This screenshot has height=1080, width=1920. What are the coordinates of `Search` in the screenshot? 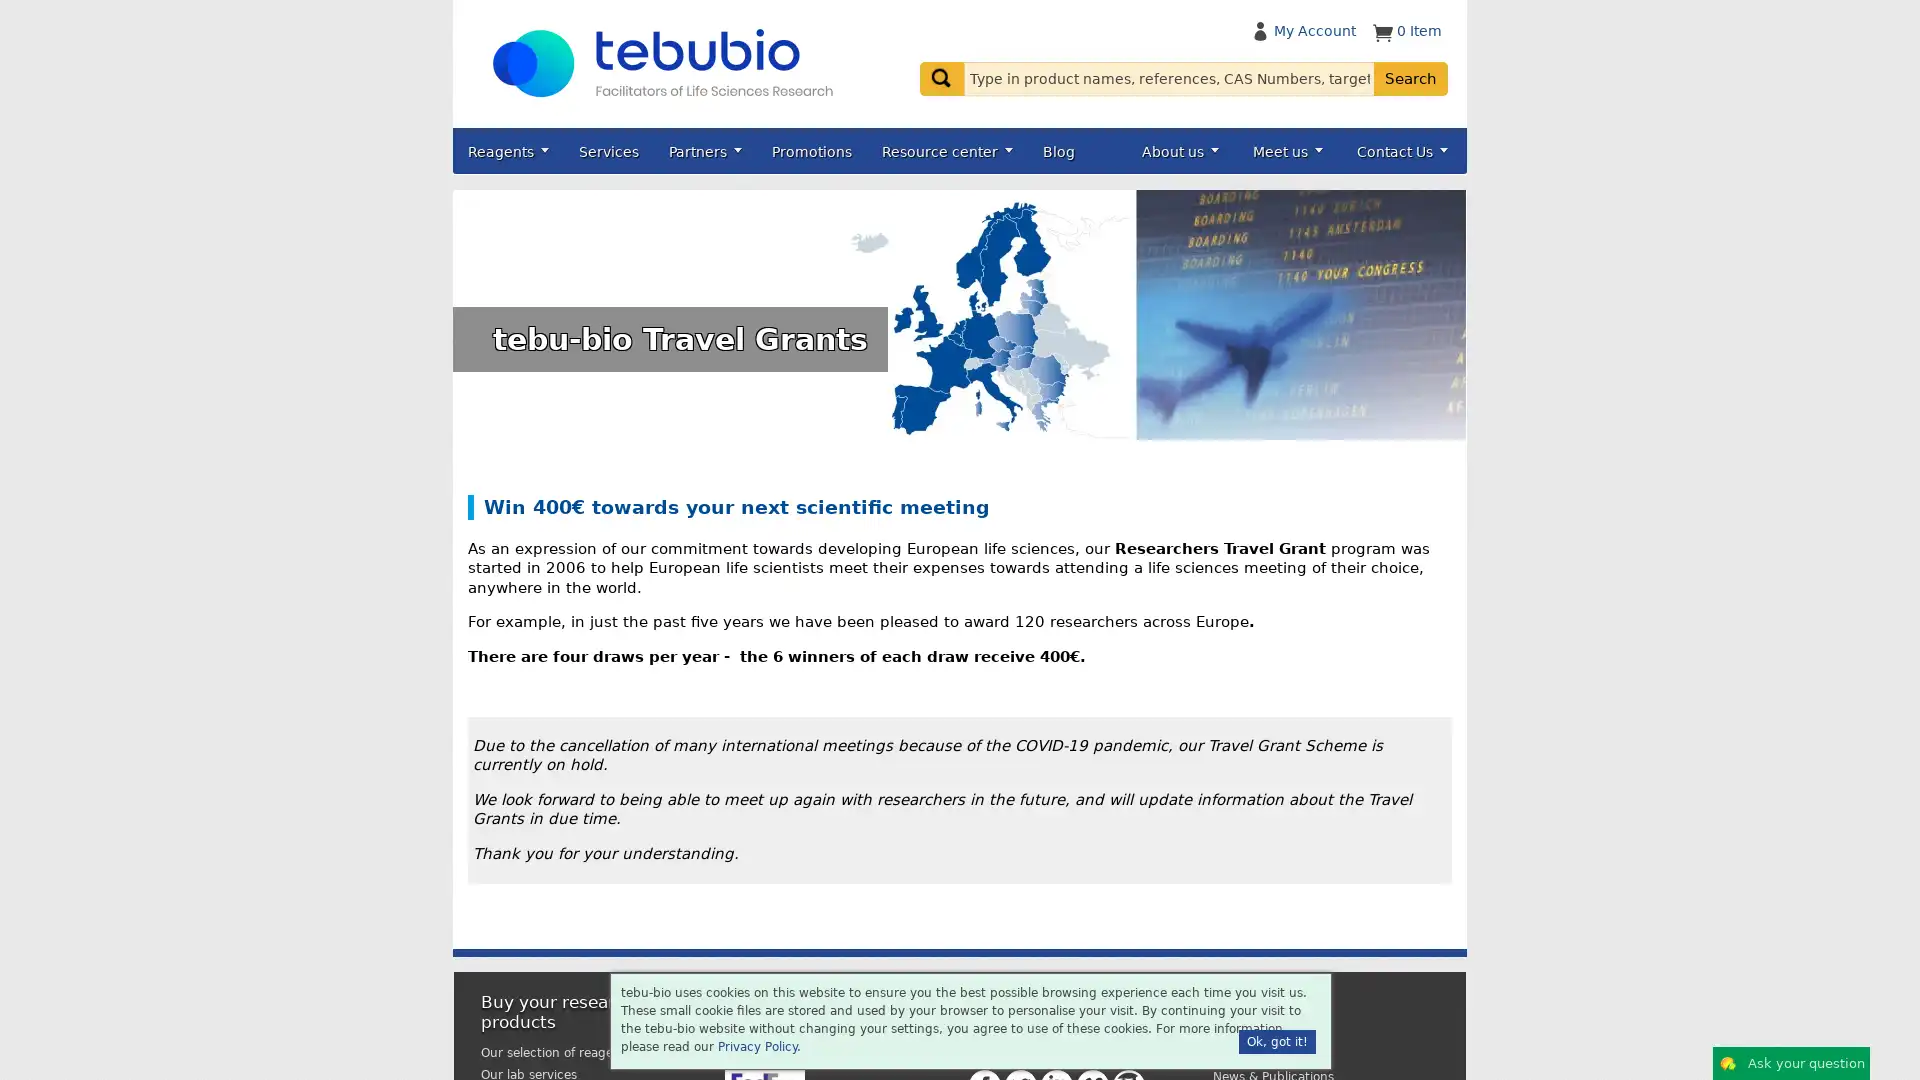 It's located at (1410, 77).